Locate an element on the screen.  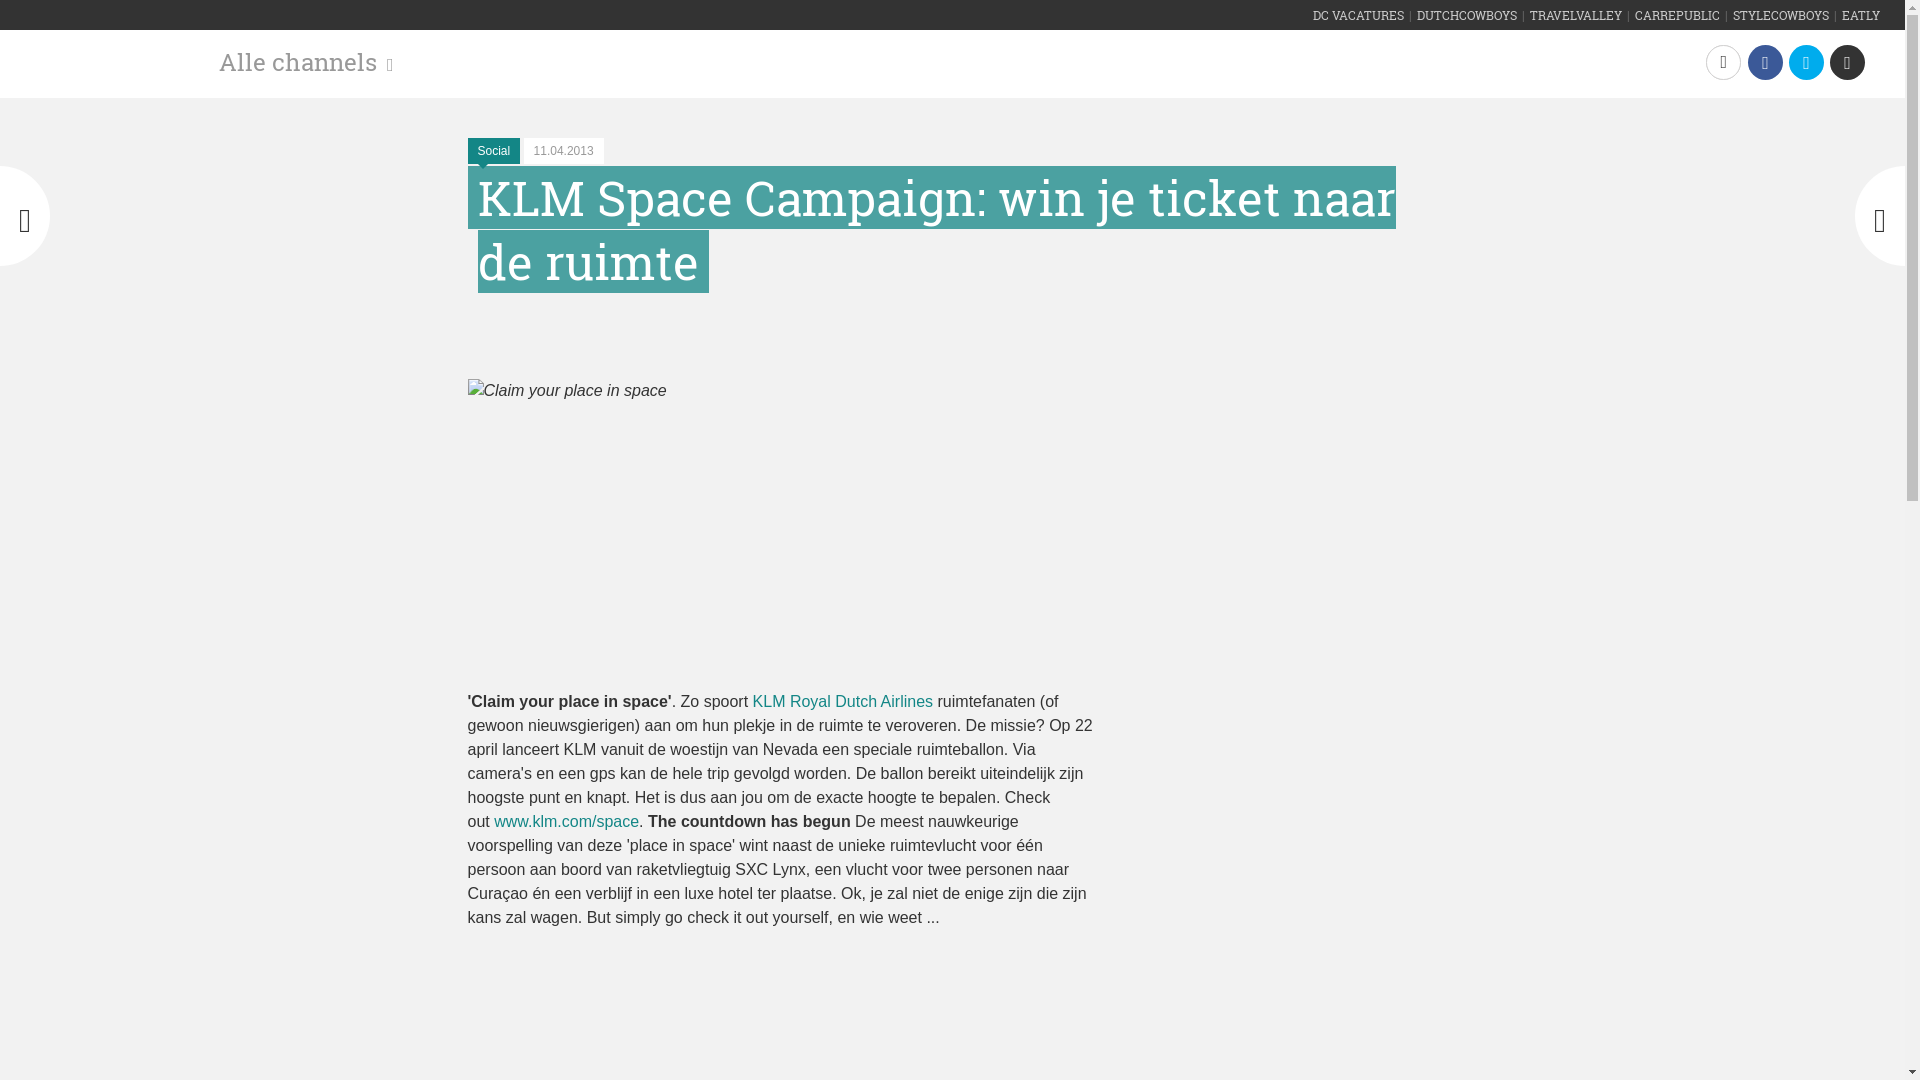
'Twitter' is located at coordinates (1806, 61).